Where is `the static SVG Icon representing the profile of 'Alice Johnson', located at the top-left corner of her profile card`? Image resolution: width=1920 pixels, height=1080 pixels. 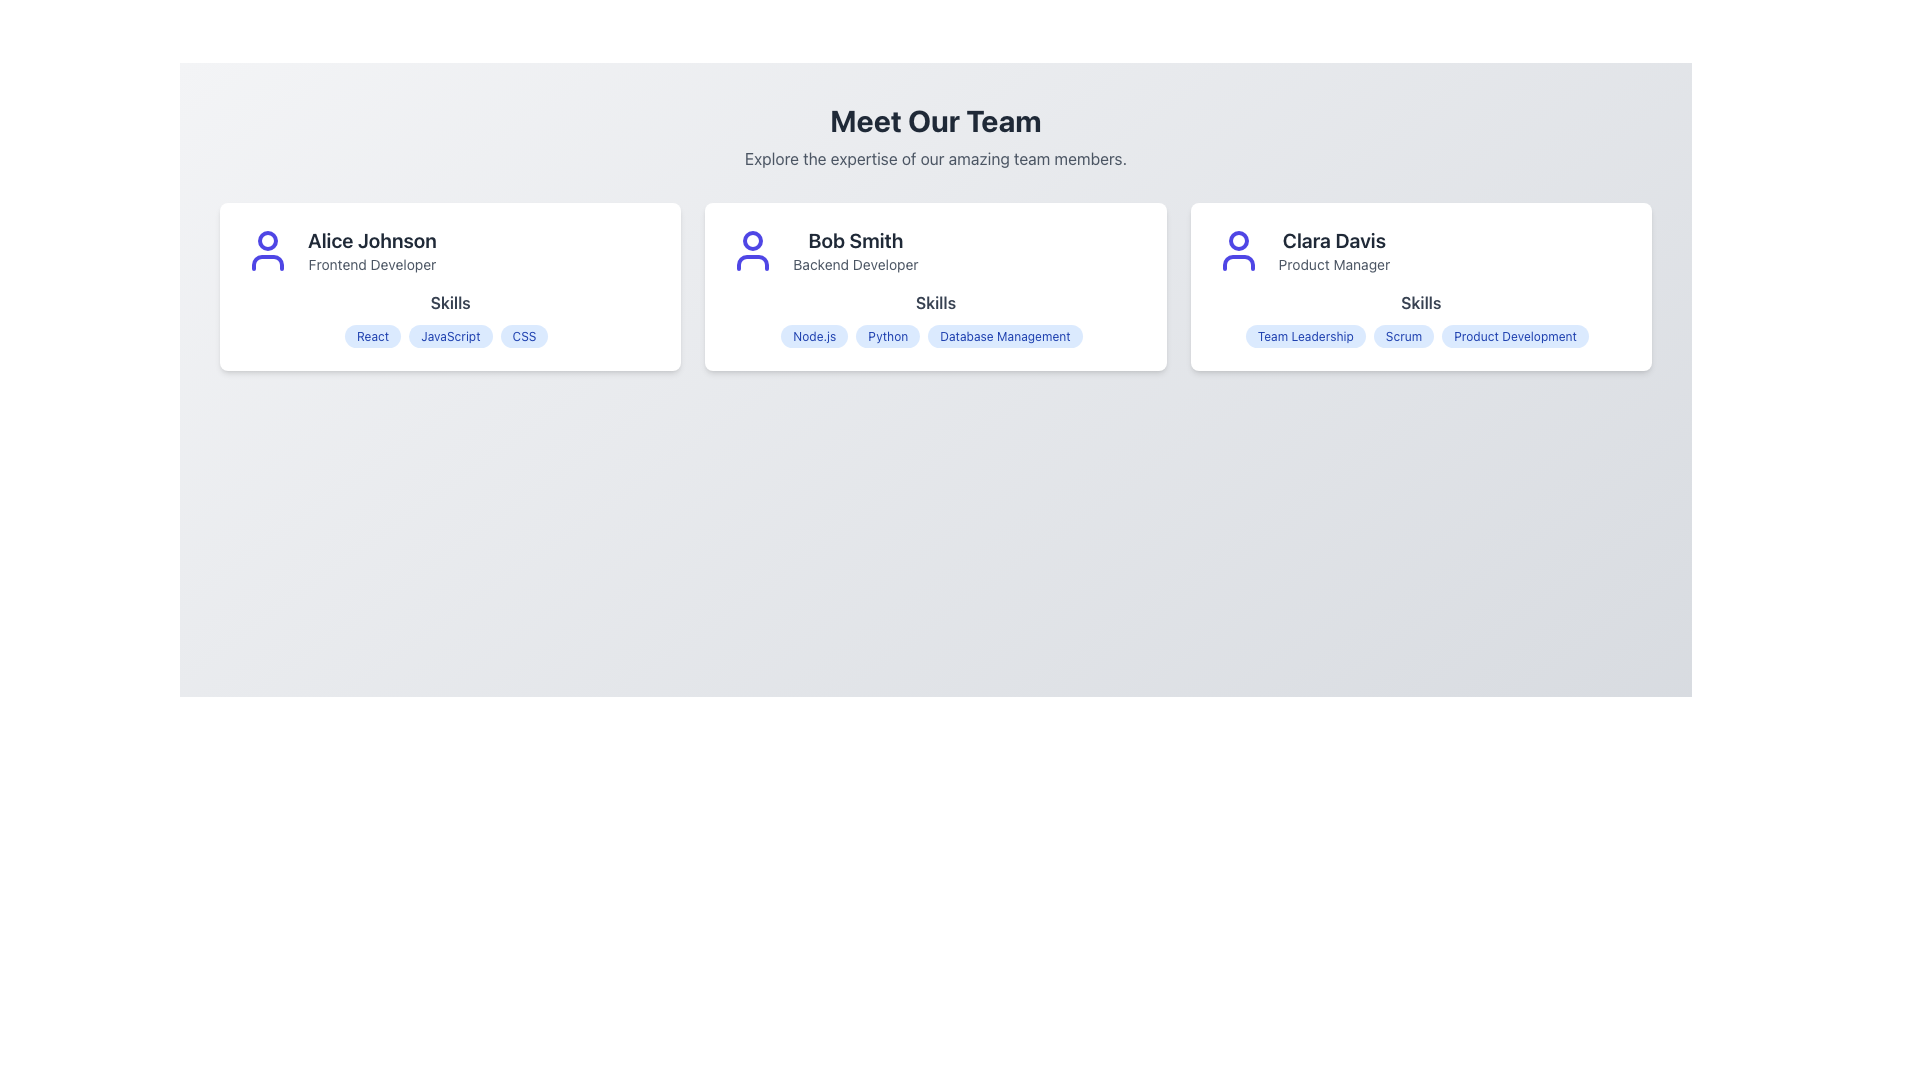 the static SVG Icon representing the profile of 'Alice Johnson', located at the top-left corner of her profile card is located at coordinates (267, 249).